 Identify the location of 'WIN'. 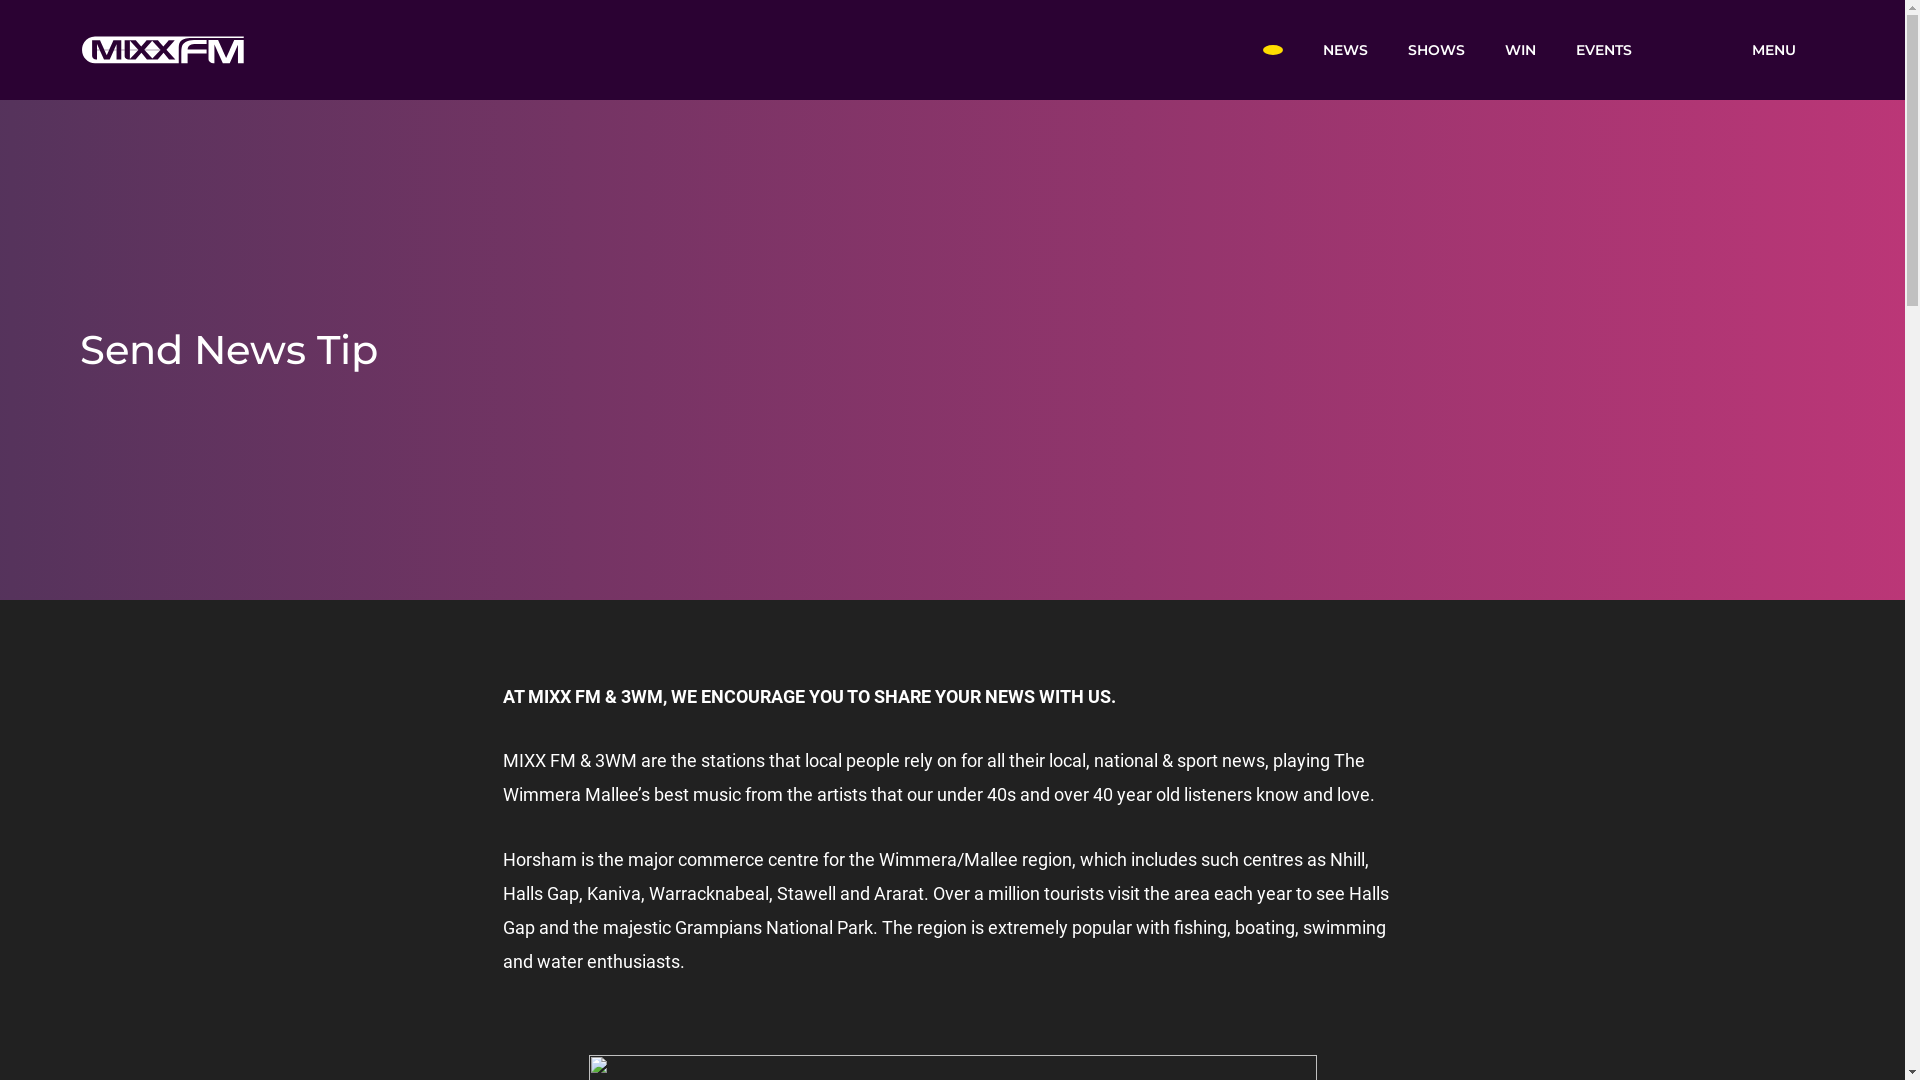
(1519, 48).